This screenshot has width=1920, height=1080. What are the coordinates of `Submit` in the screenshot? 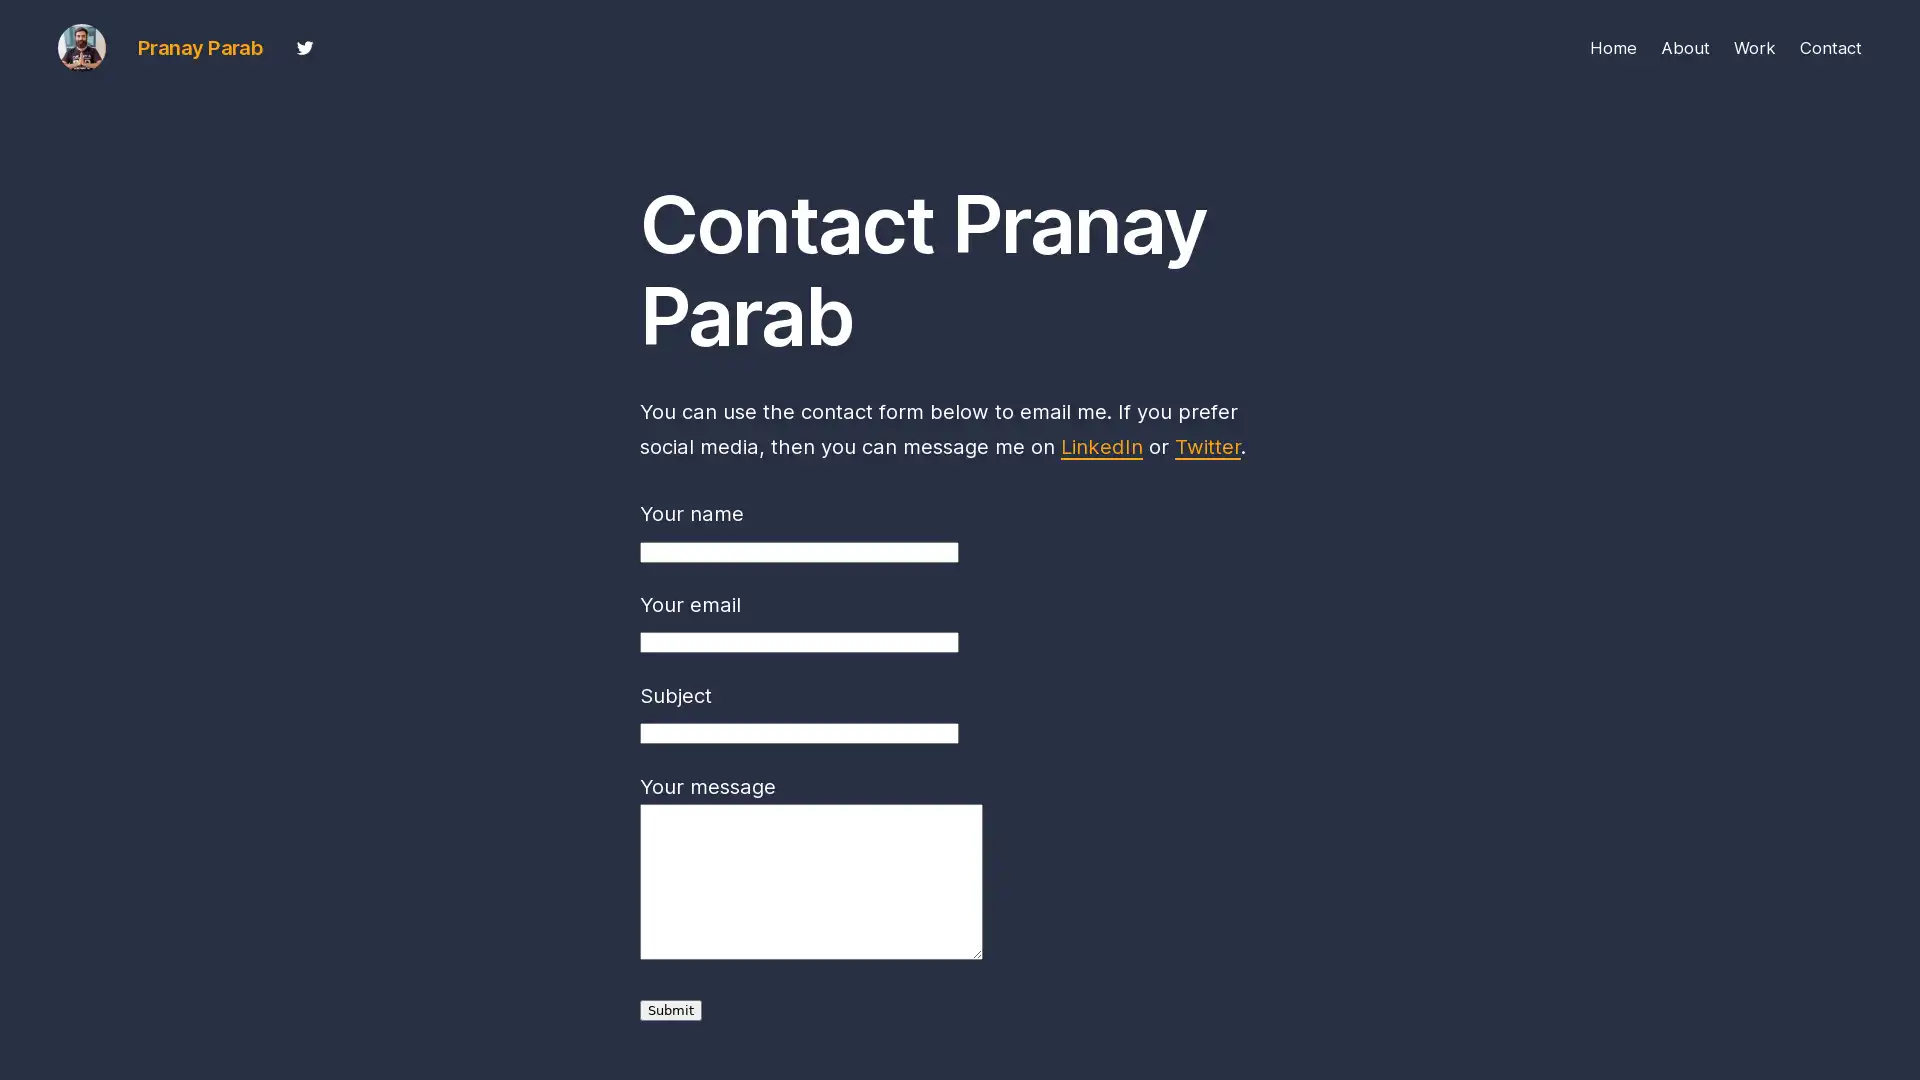 It's located at (671, 1010).